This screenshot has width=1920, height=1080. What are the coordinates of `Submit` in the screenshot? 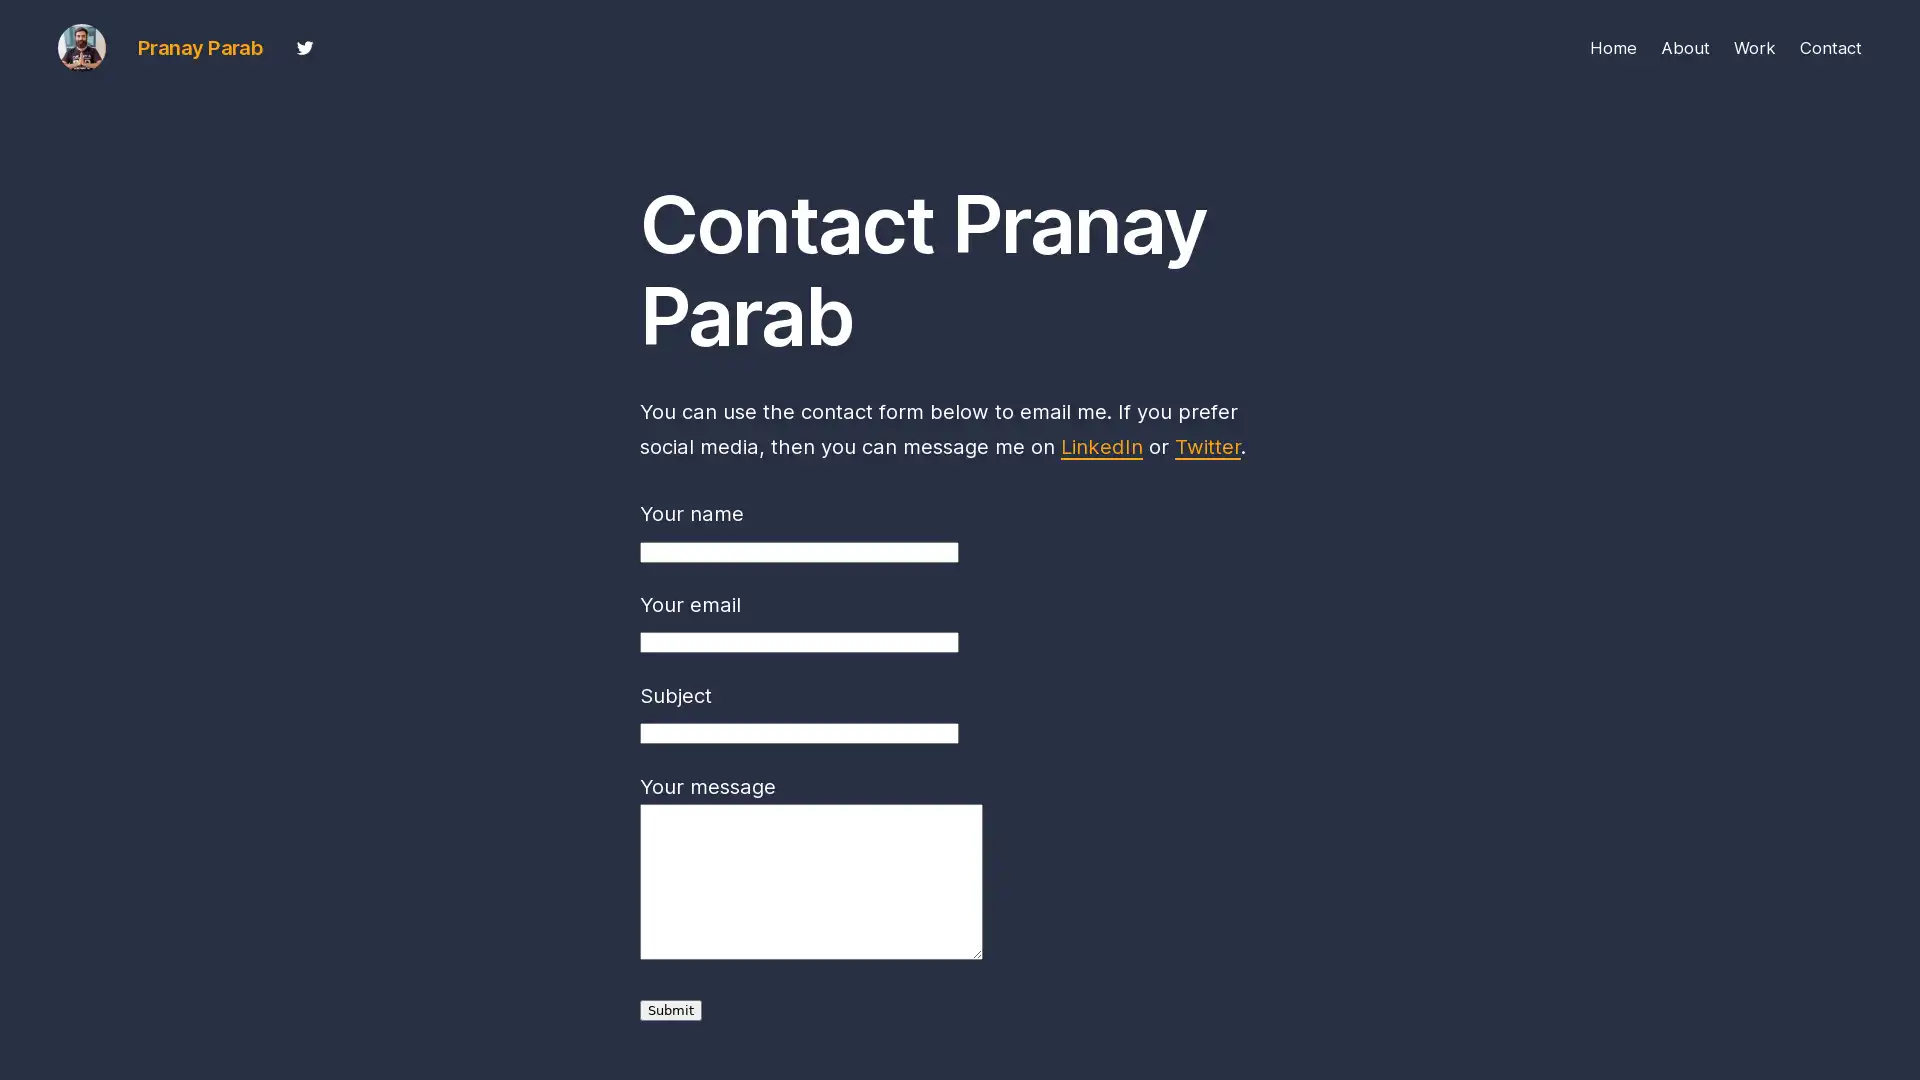 It's located at (671, 1010).